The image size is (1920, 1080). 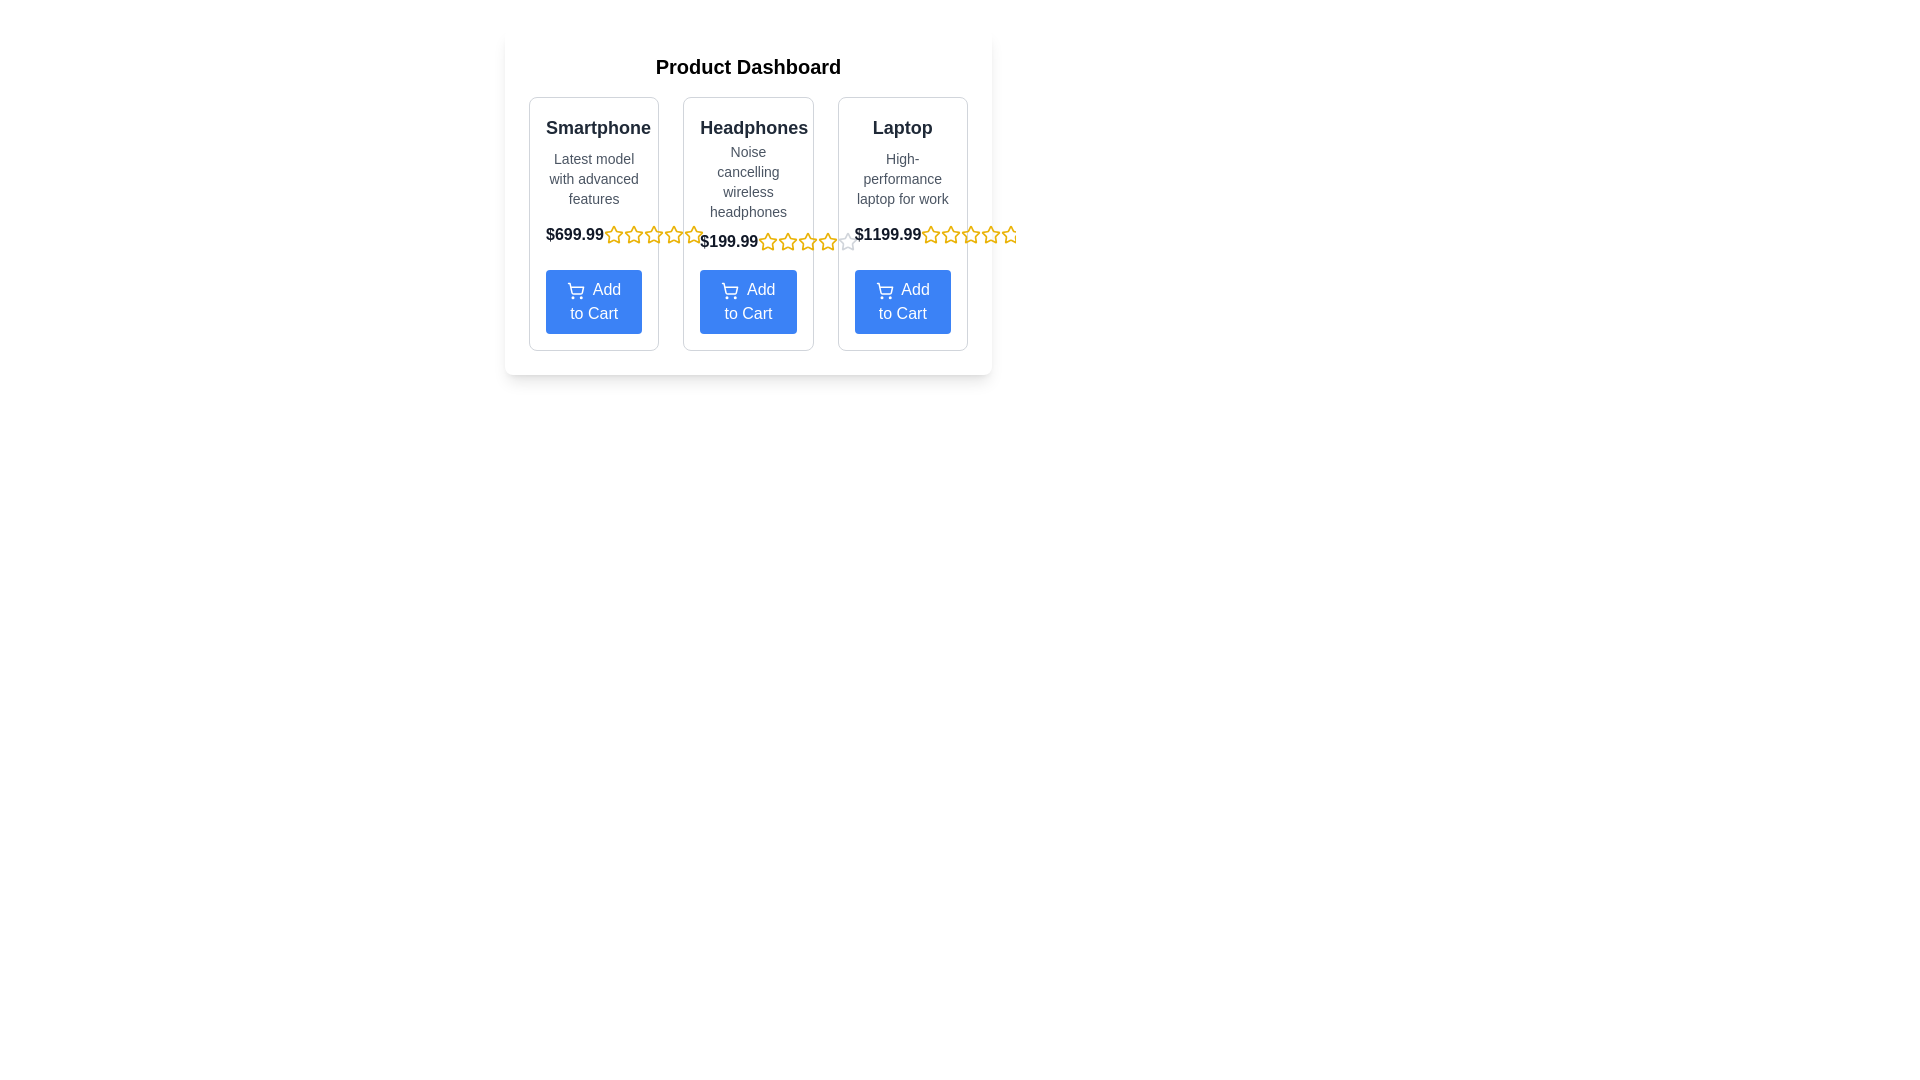 I want to click on the second rating star icon in the rating star row for the Laptop product, so click(x=848, y=240).